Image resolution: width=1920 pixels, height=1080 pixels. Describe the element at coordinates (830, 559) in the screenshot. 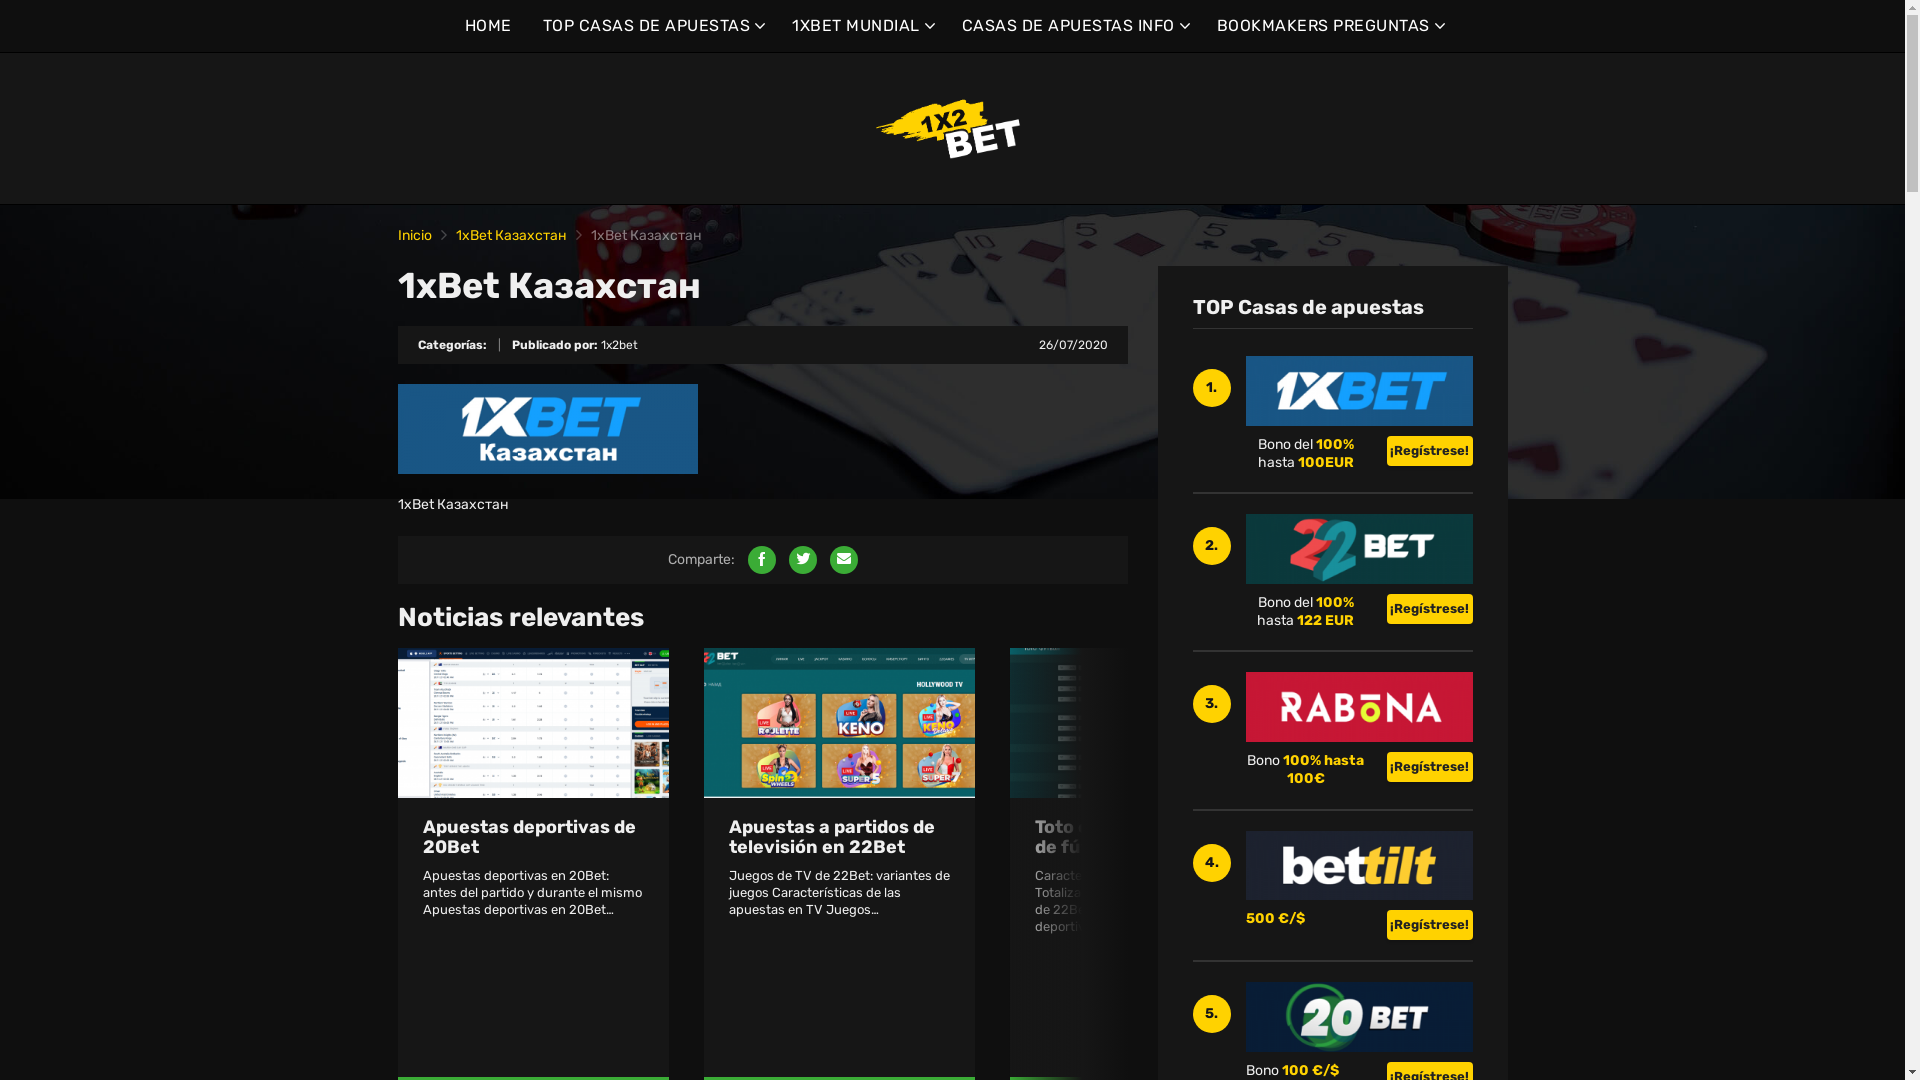

I see `'Share by email'` at that location.